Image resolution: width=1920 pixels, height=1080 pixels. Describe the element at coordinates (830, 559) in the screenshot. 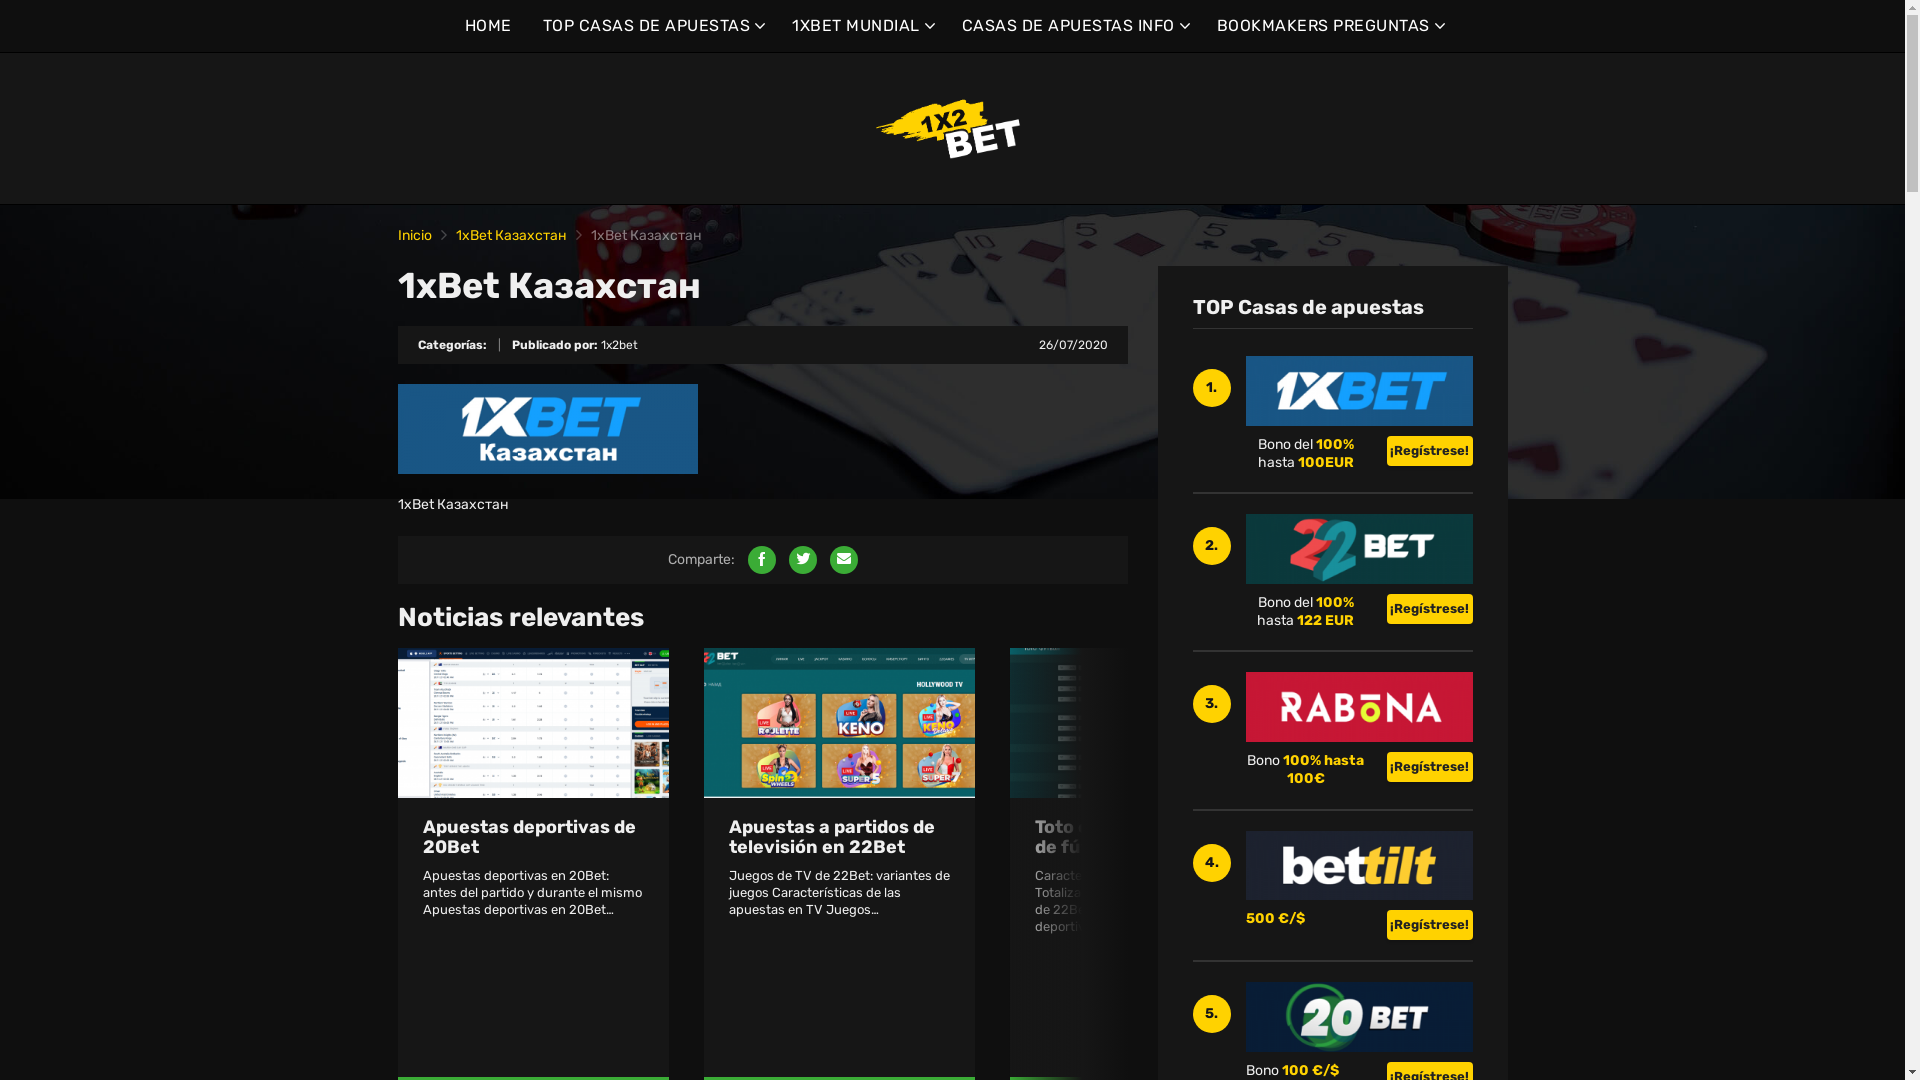

I see `'Share by email'` at that location.